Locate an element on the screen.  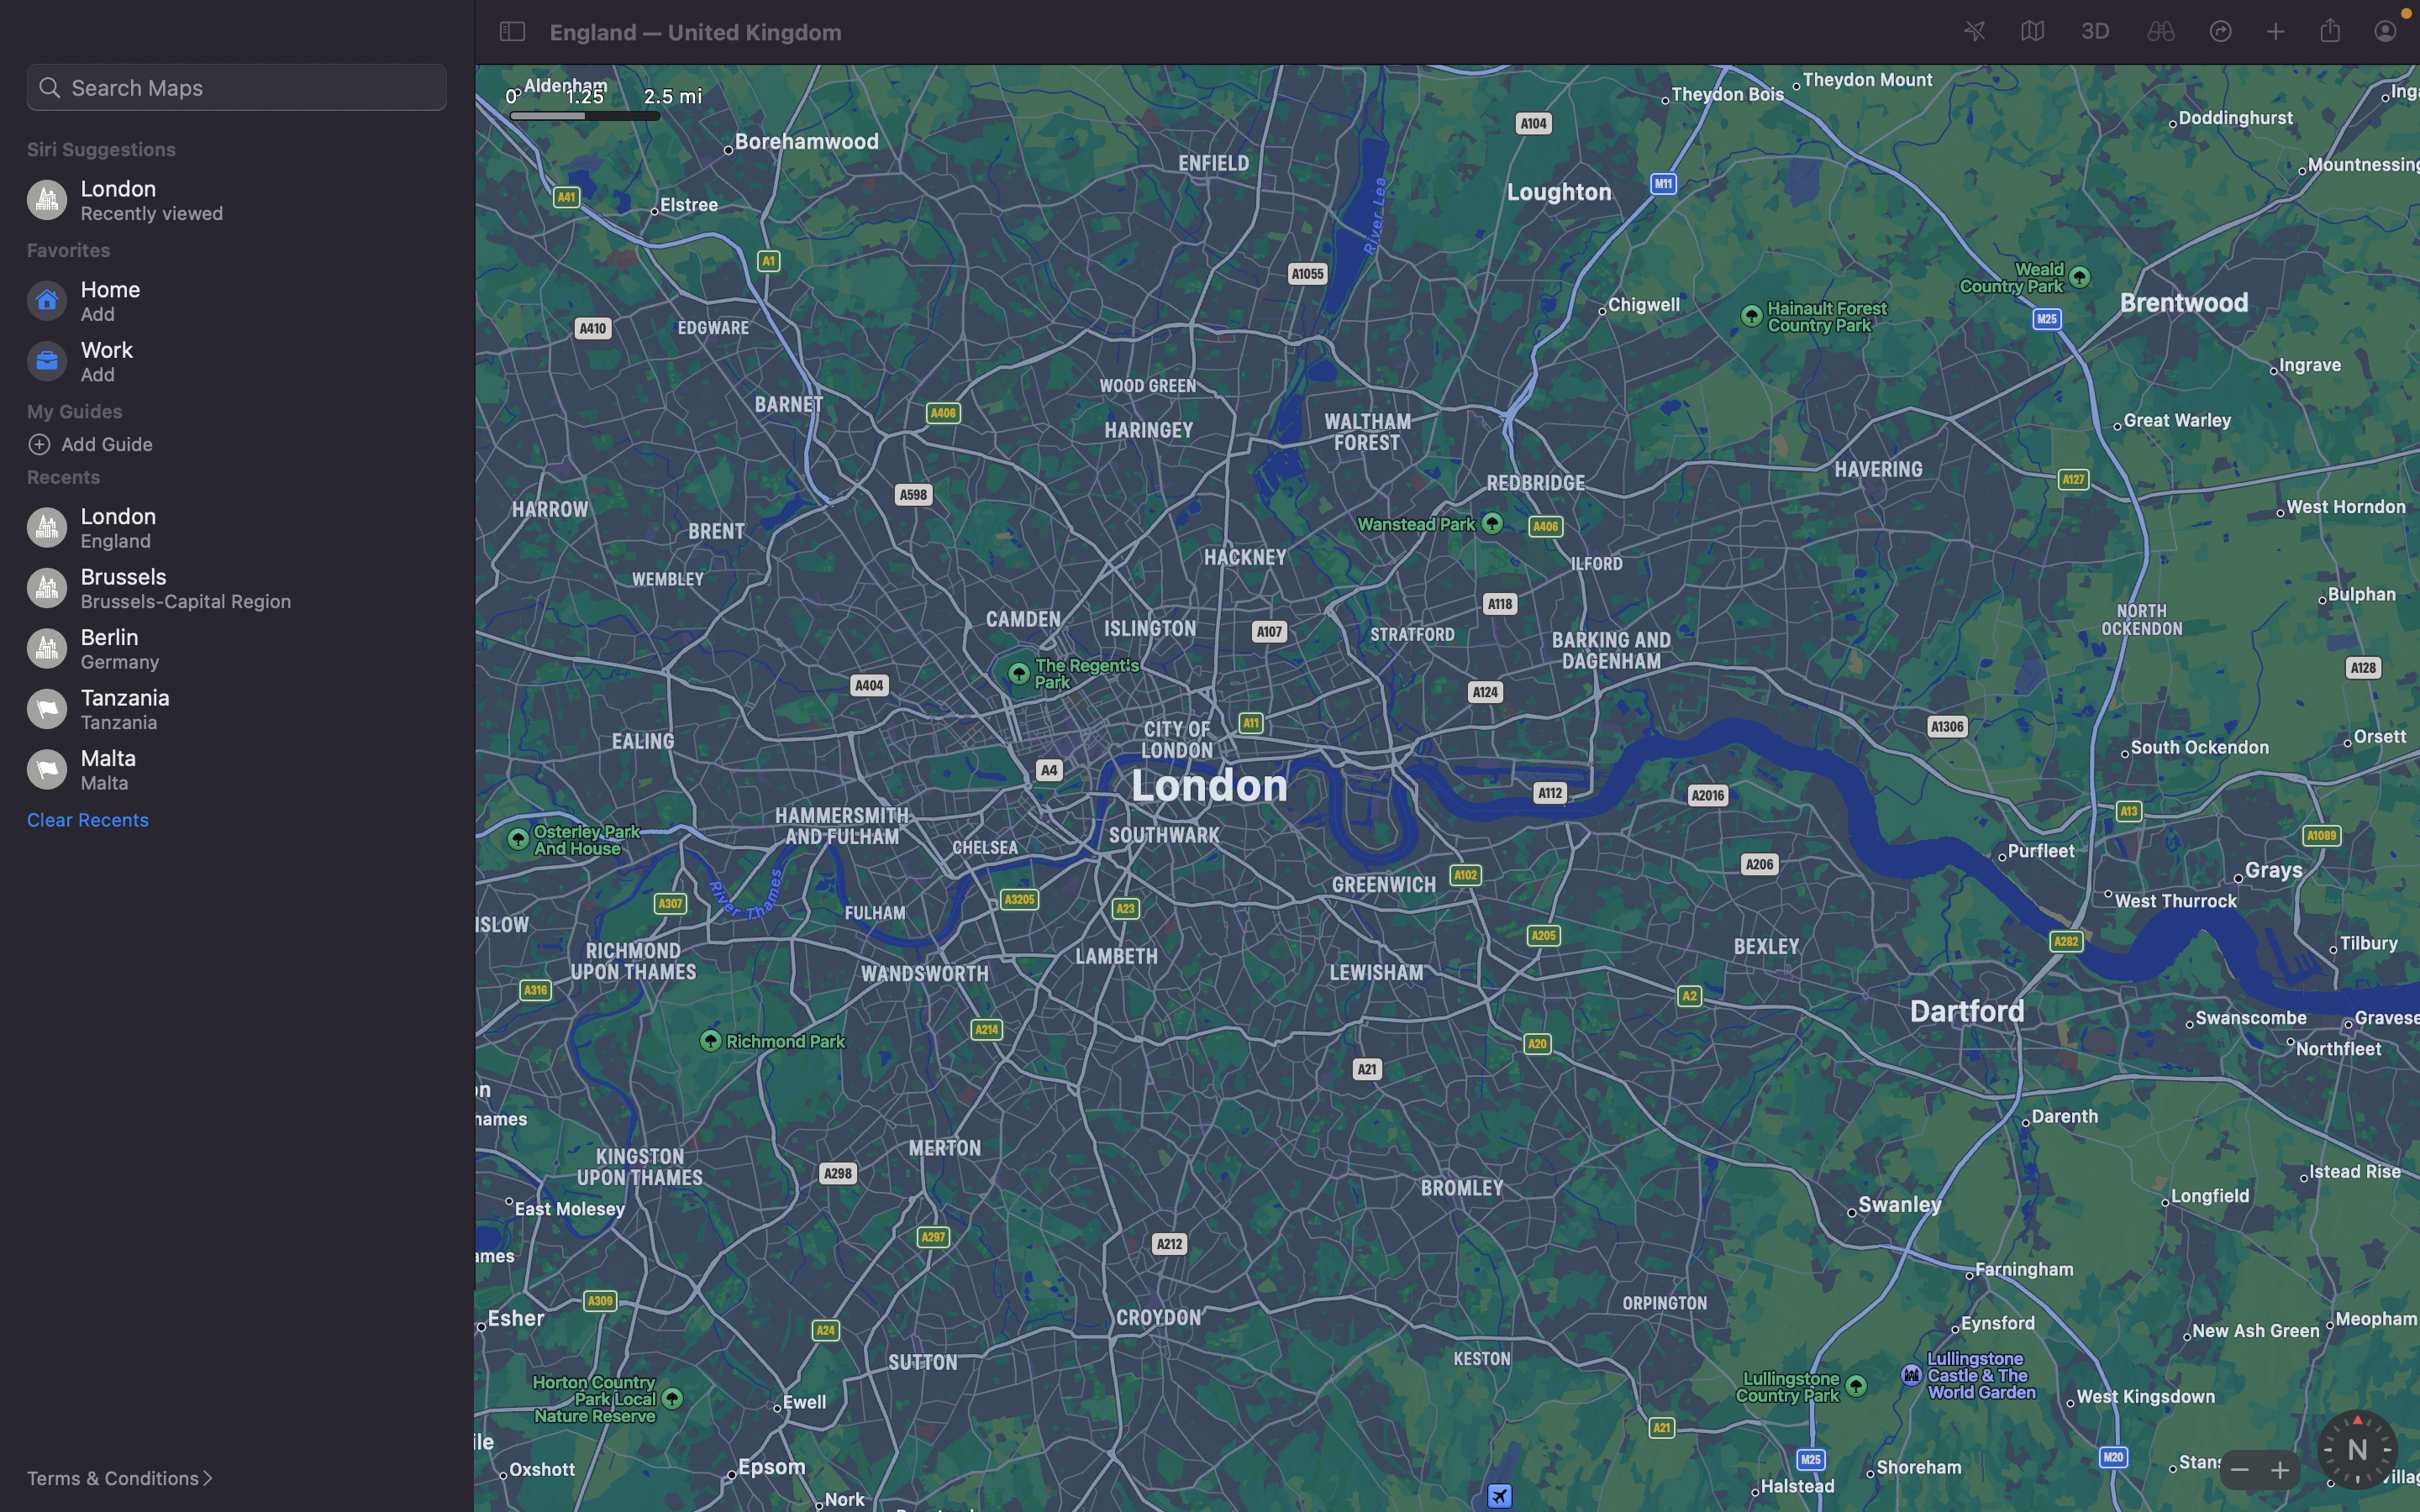
Display your present location on the map is located at coordinates (1975, 32).